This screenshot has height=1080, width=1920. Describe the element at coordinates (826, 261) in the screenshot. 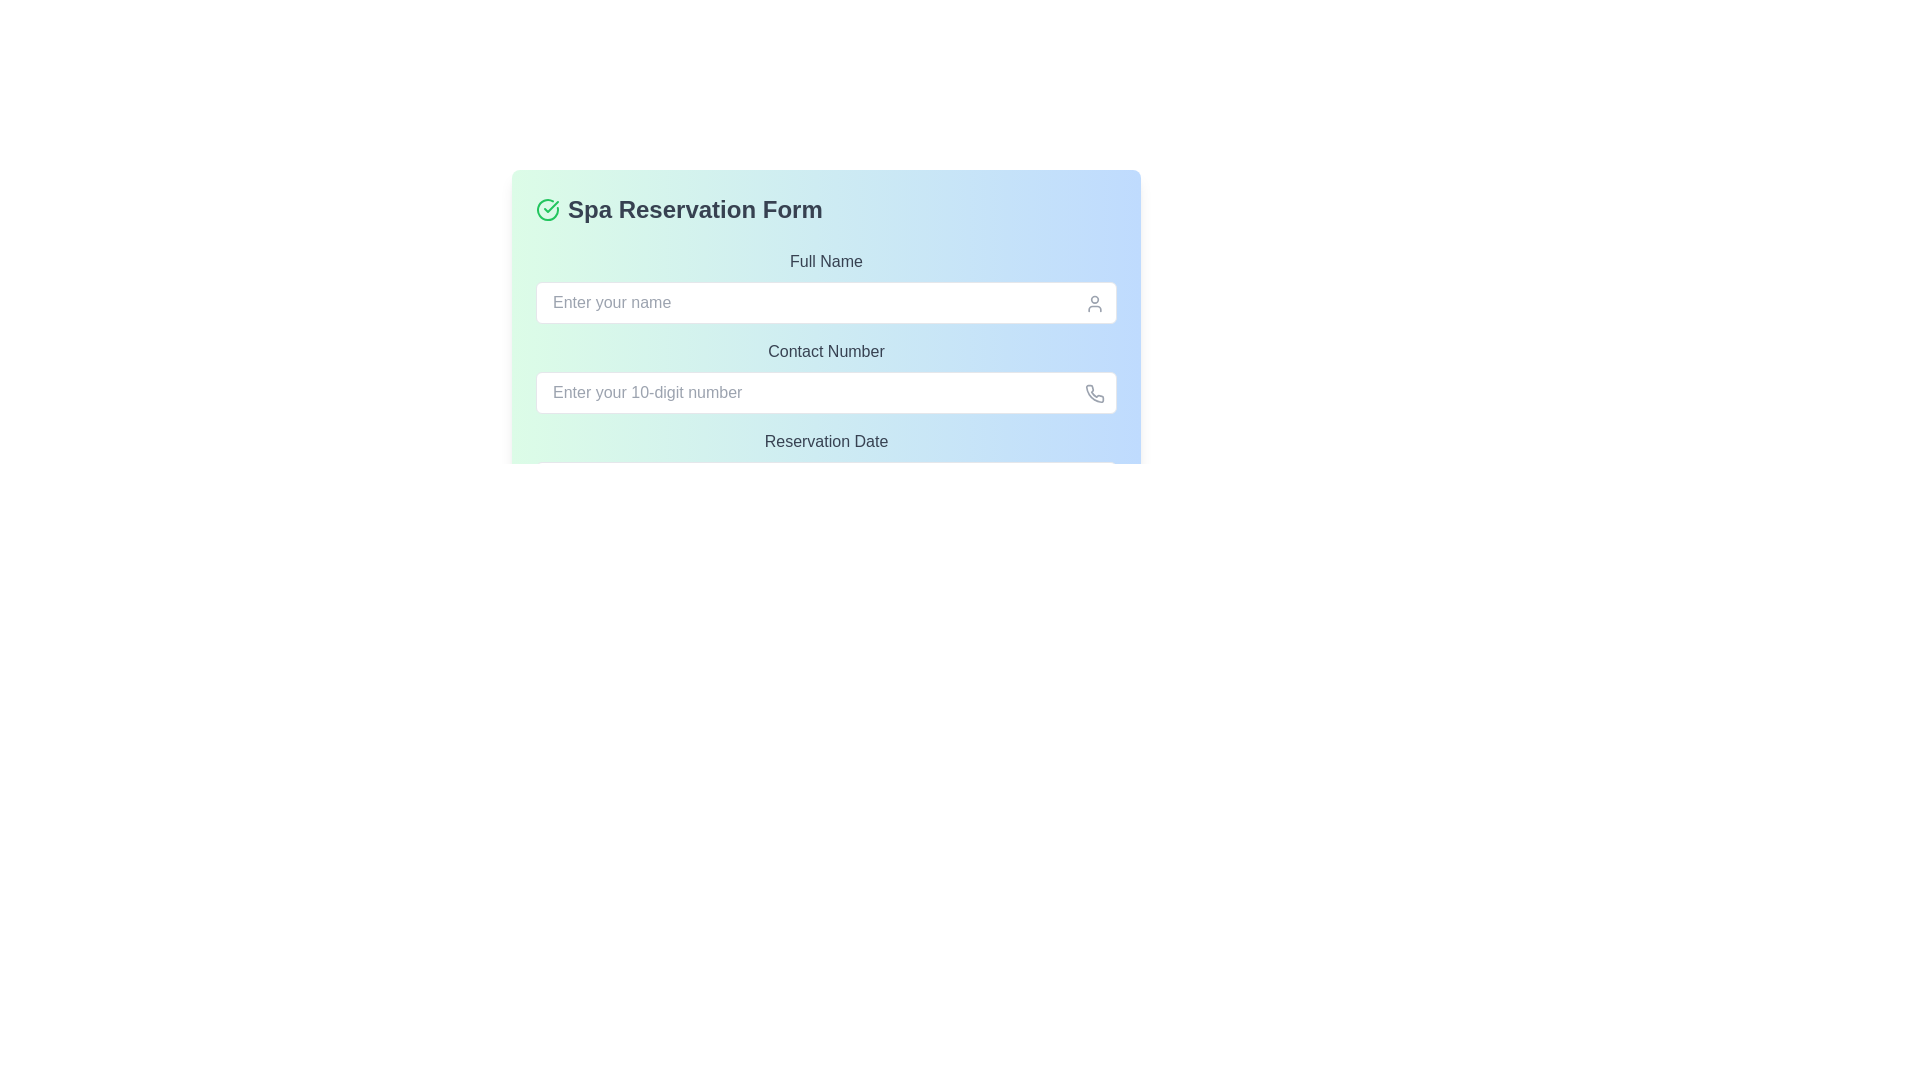

I see `the 'Full Name' label, which is a gray text label prominently displayed above the input field for entering a full name` at that location.